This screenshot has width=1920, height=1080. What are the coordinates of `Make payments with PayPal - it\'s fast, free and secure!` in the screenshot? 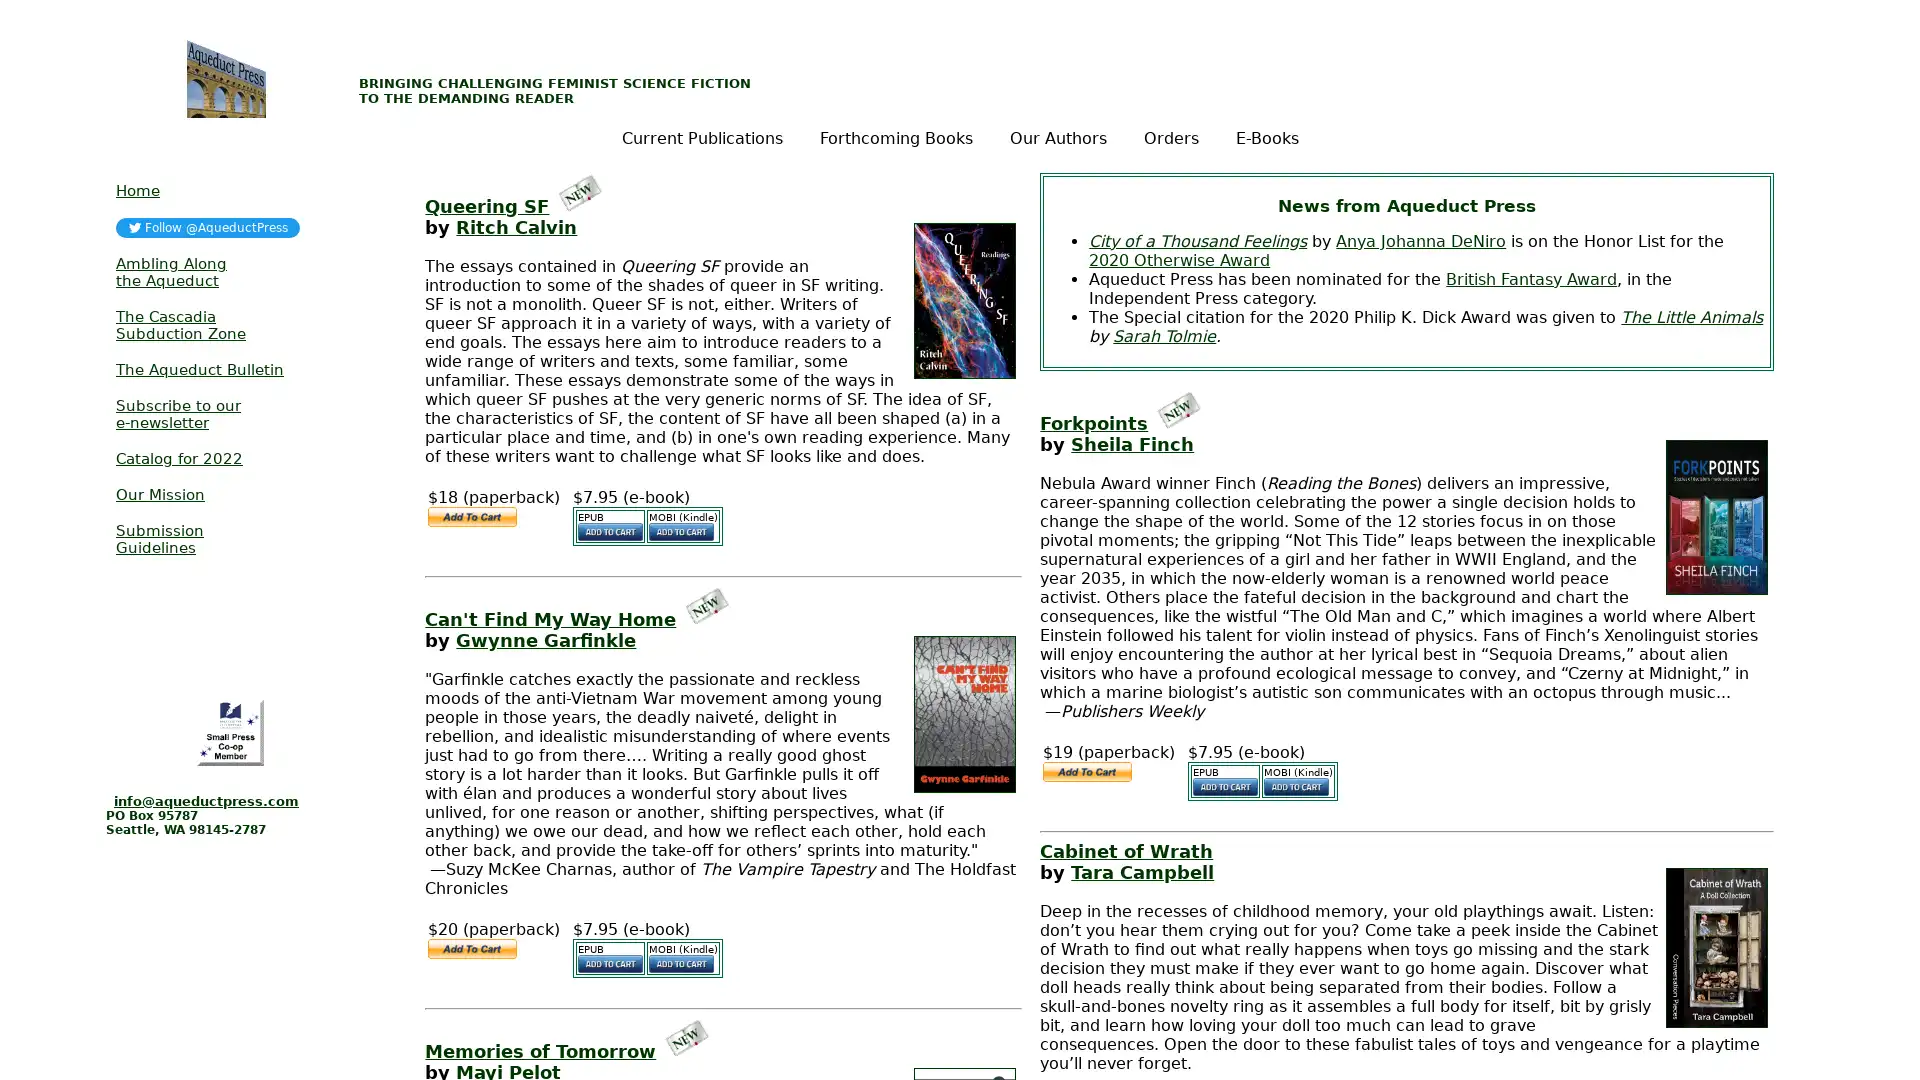 It's located at (470, 947).